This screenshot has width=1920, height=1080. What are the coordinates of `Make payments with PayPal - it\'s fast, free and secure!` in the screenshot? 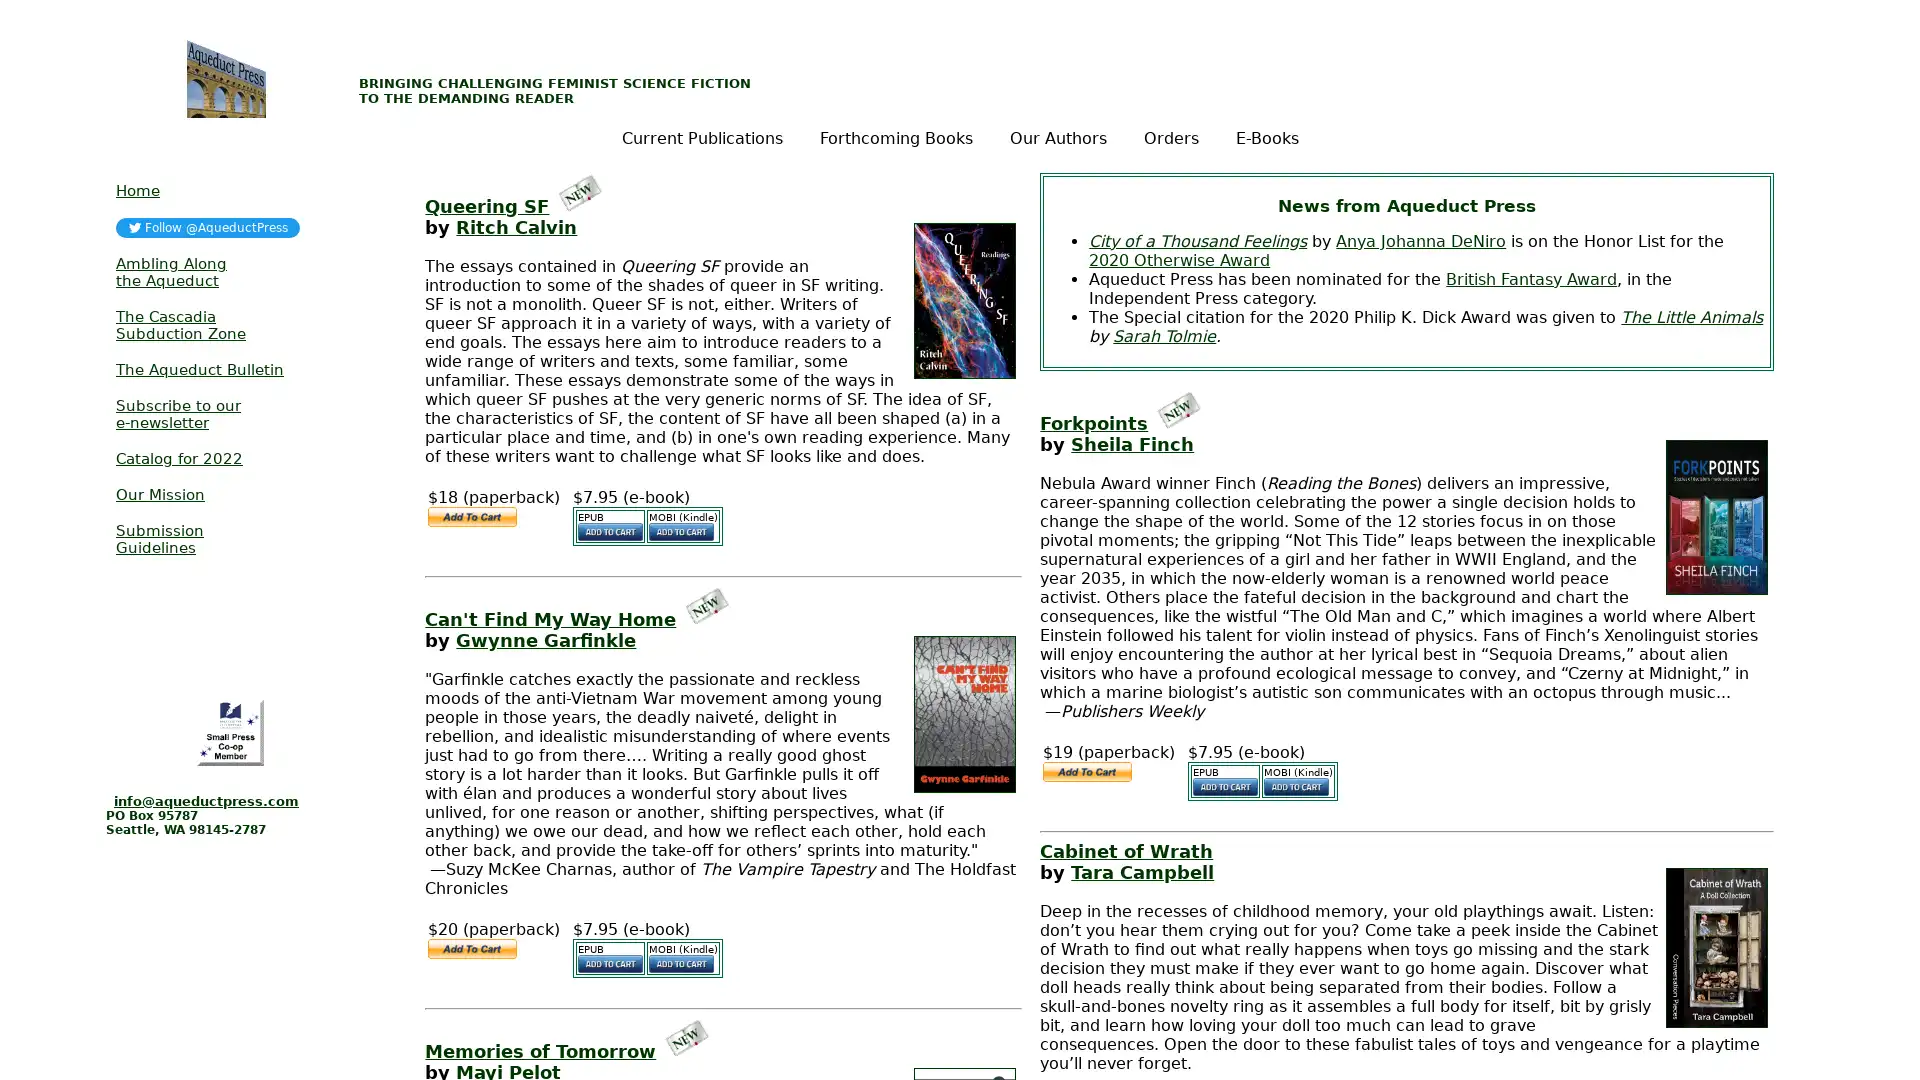 It's located at (470, 947).